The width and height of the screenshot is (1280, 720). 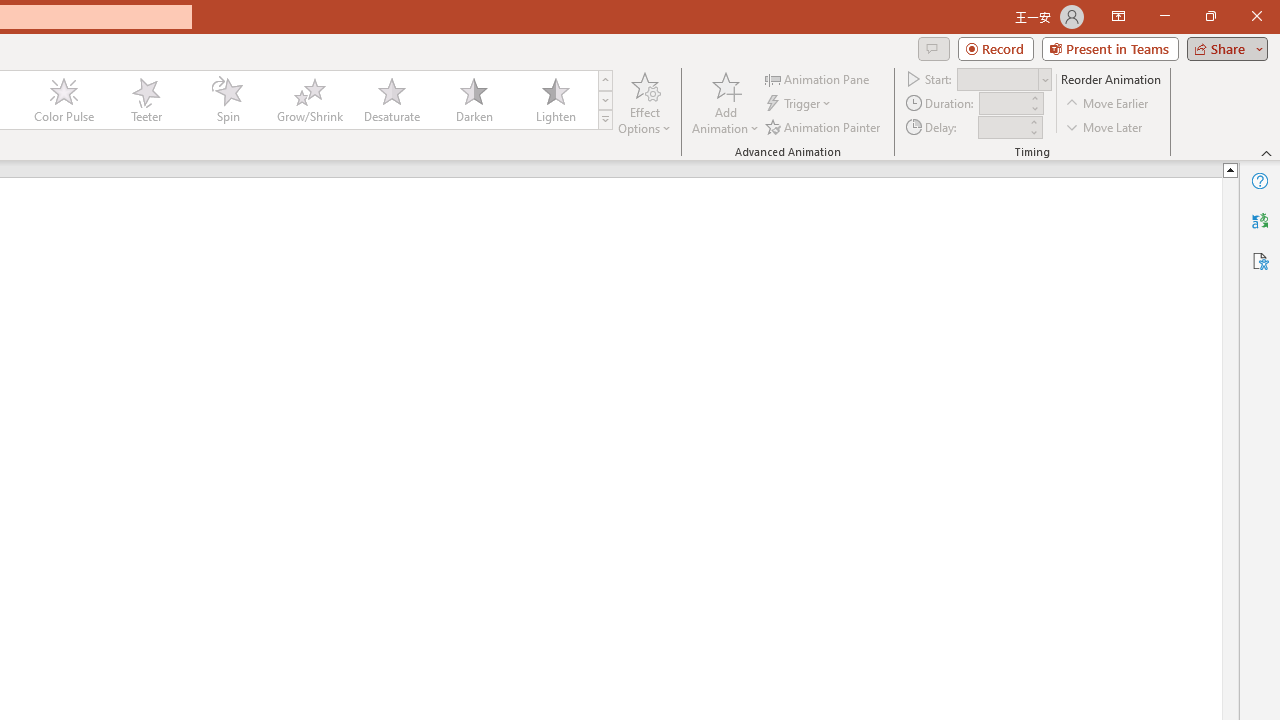 I want to click on 'Move Later', so click(x=1104, y=127).